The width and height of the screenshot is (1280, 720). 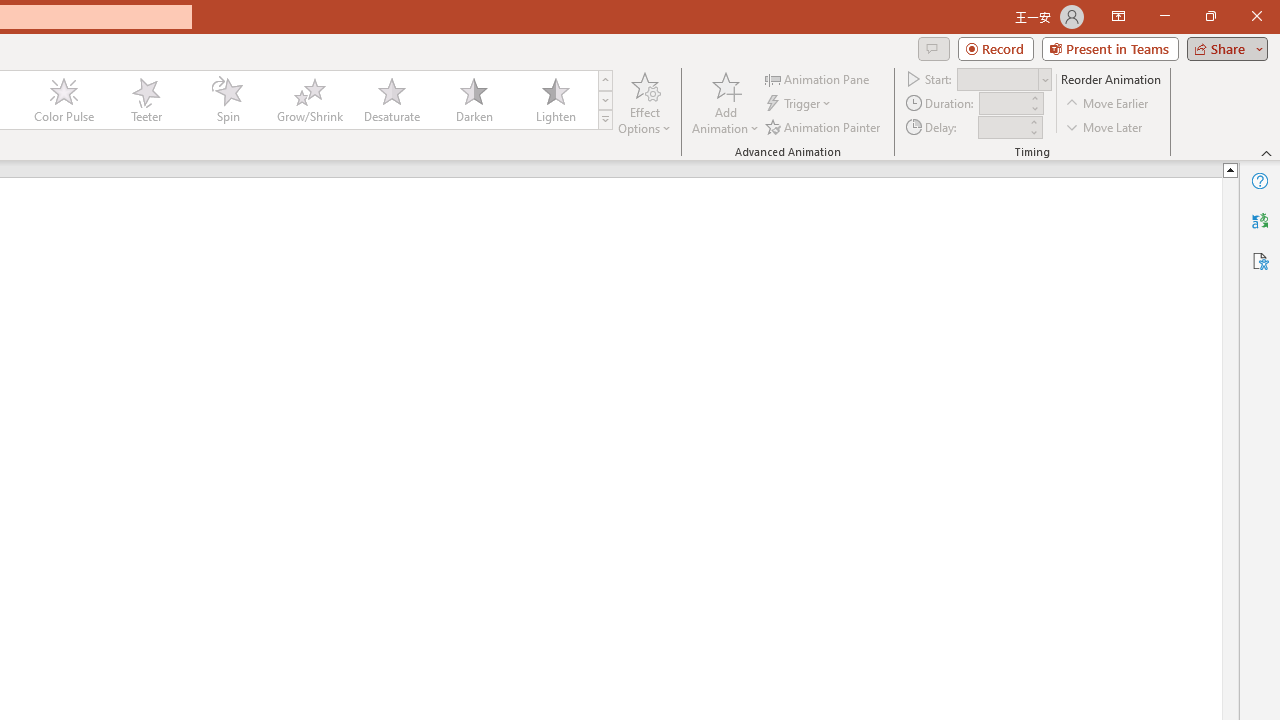 I want to click on 'Move Later', so click(x=1104, y=127).